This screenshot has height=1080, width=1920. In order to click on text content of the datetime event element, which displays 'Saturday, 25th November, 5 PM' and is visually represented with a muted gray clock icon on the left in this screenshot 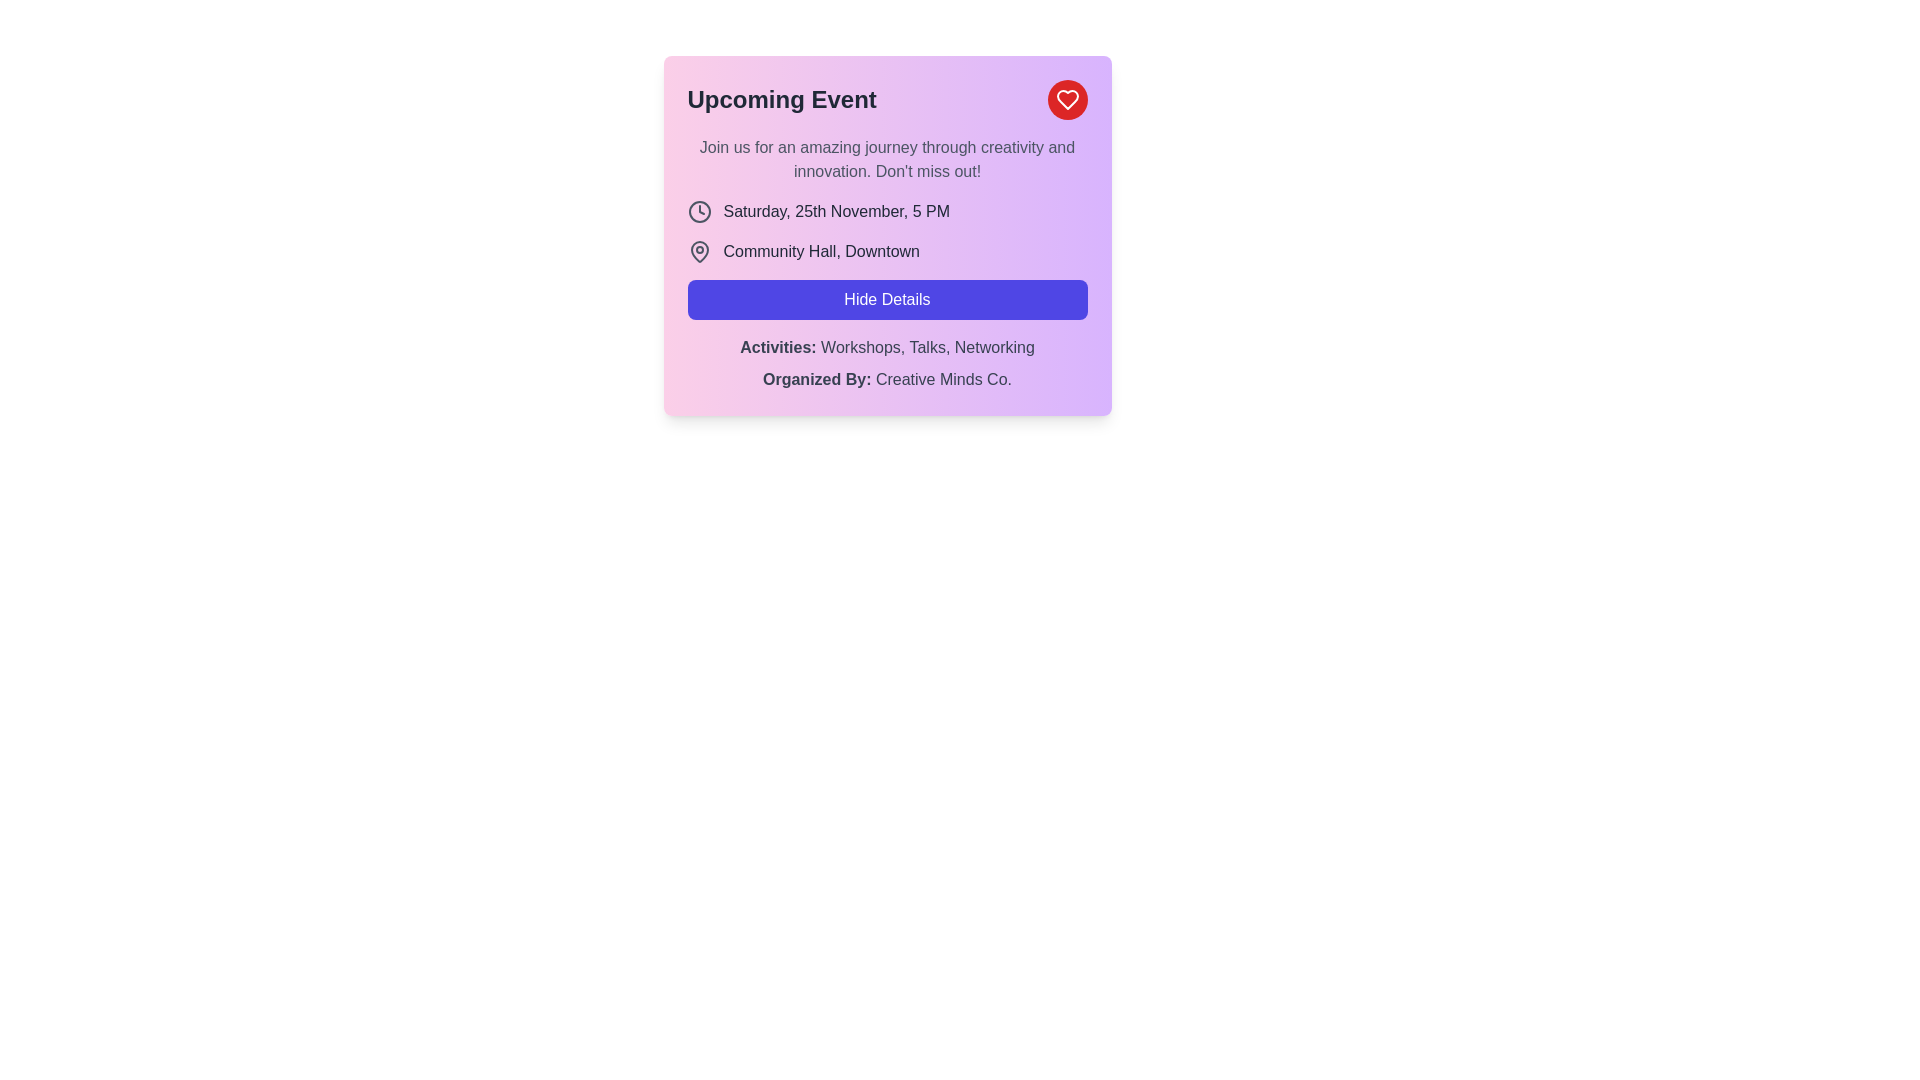, I will do `click(886, 212)`.